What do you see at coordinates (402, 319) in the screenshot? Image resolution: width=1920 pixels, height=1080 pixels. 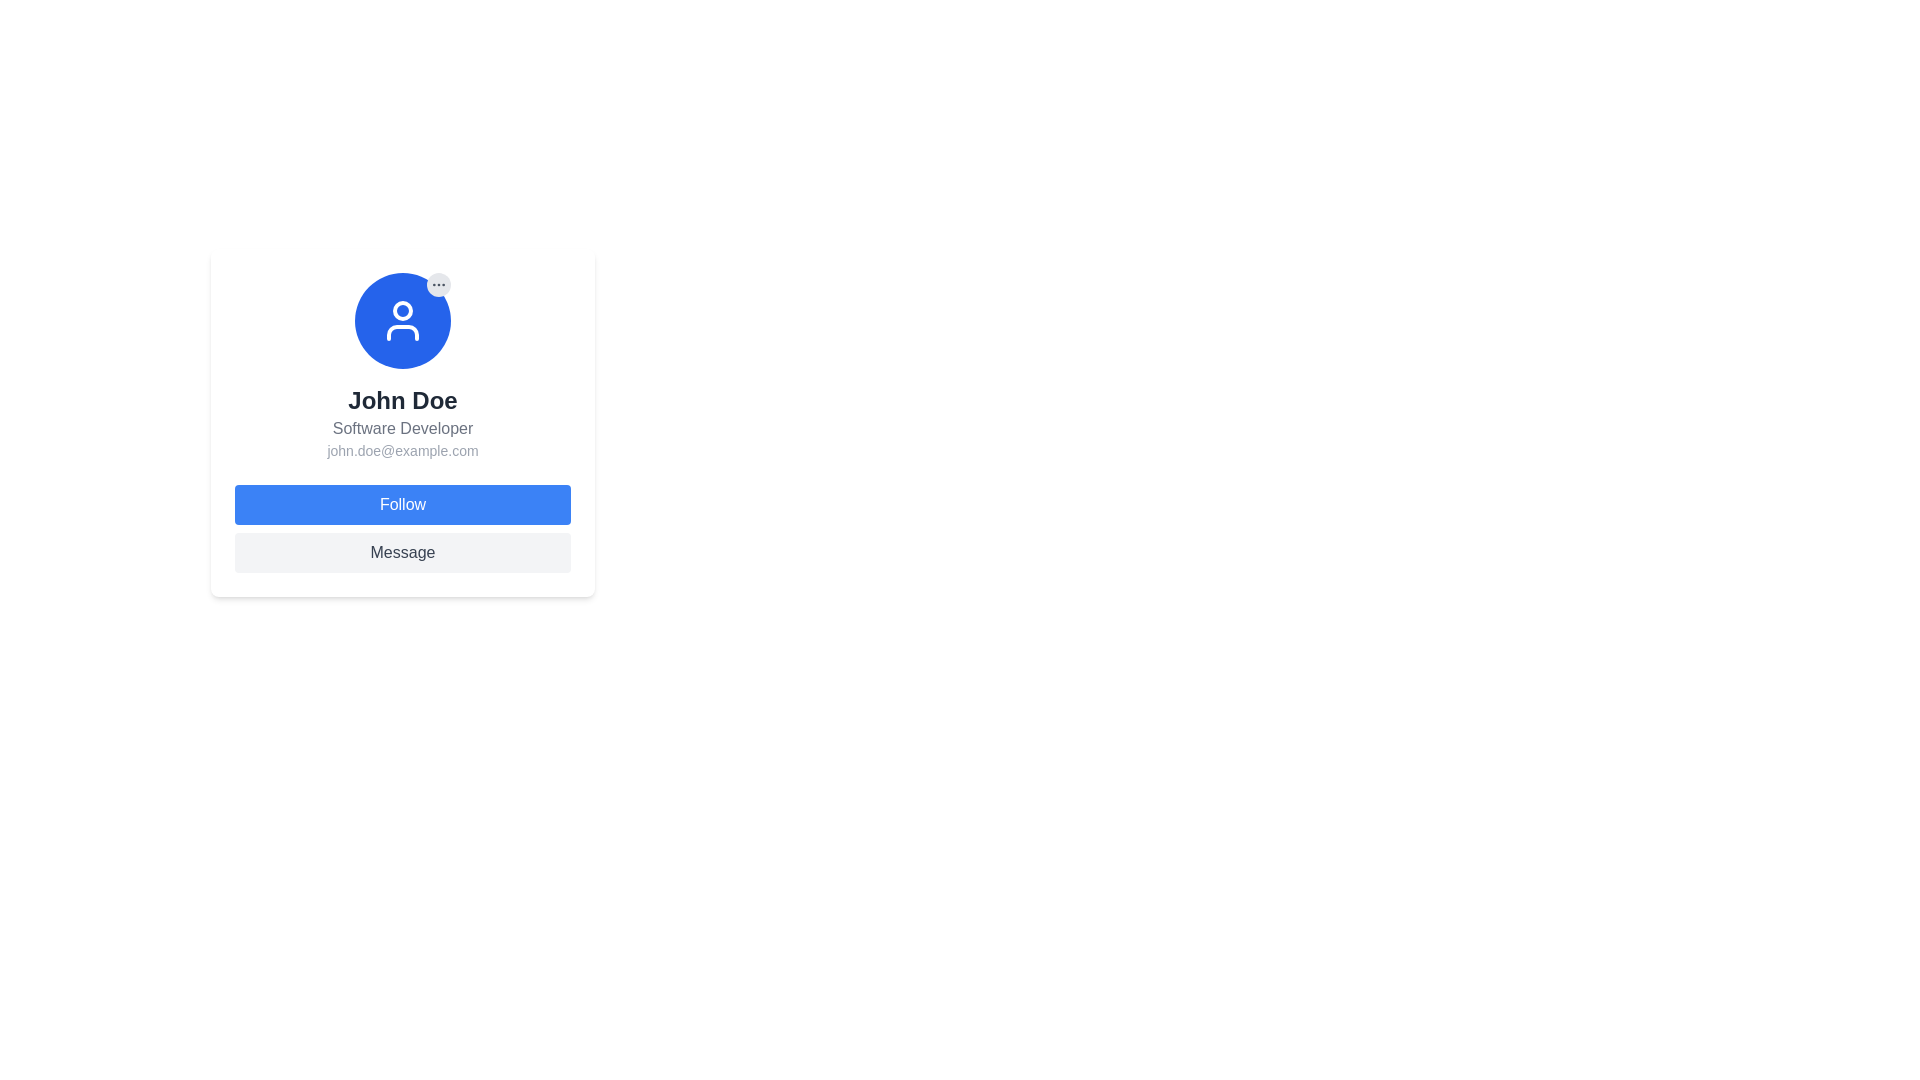 I see `the round SVG icon displaying an outline of a person, which is located at the top center of the profile card above the name 'John Doe'` at bounding box center [402, 319].